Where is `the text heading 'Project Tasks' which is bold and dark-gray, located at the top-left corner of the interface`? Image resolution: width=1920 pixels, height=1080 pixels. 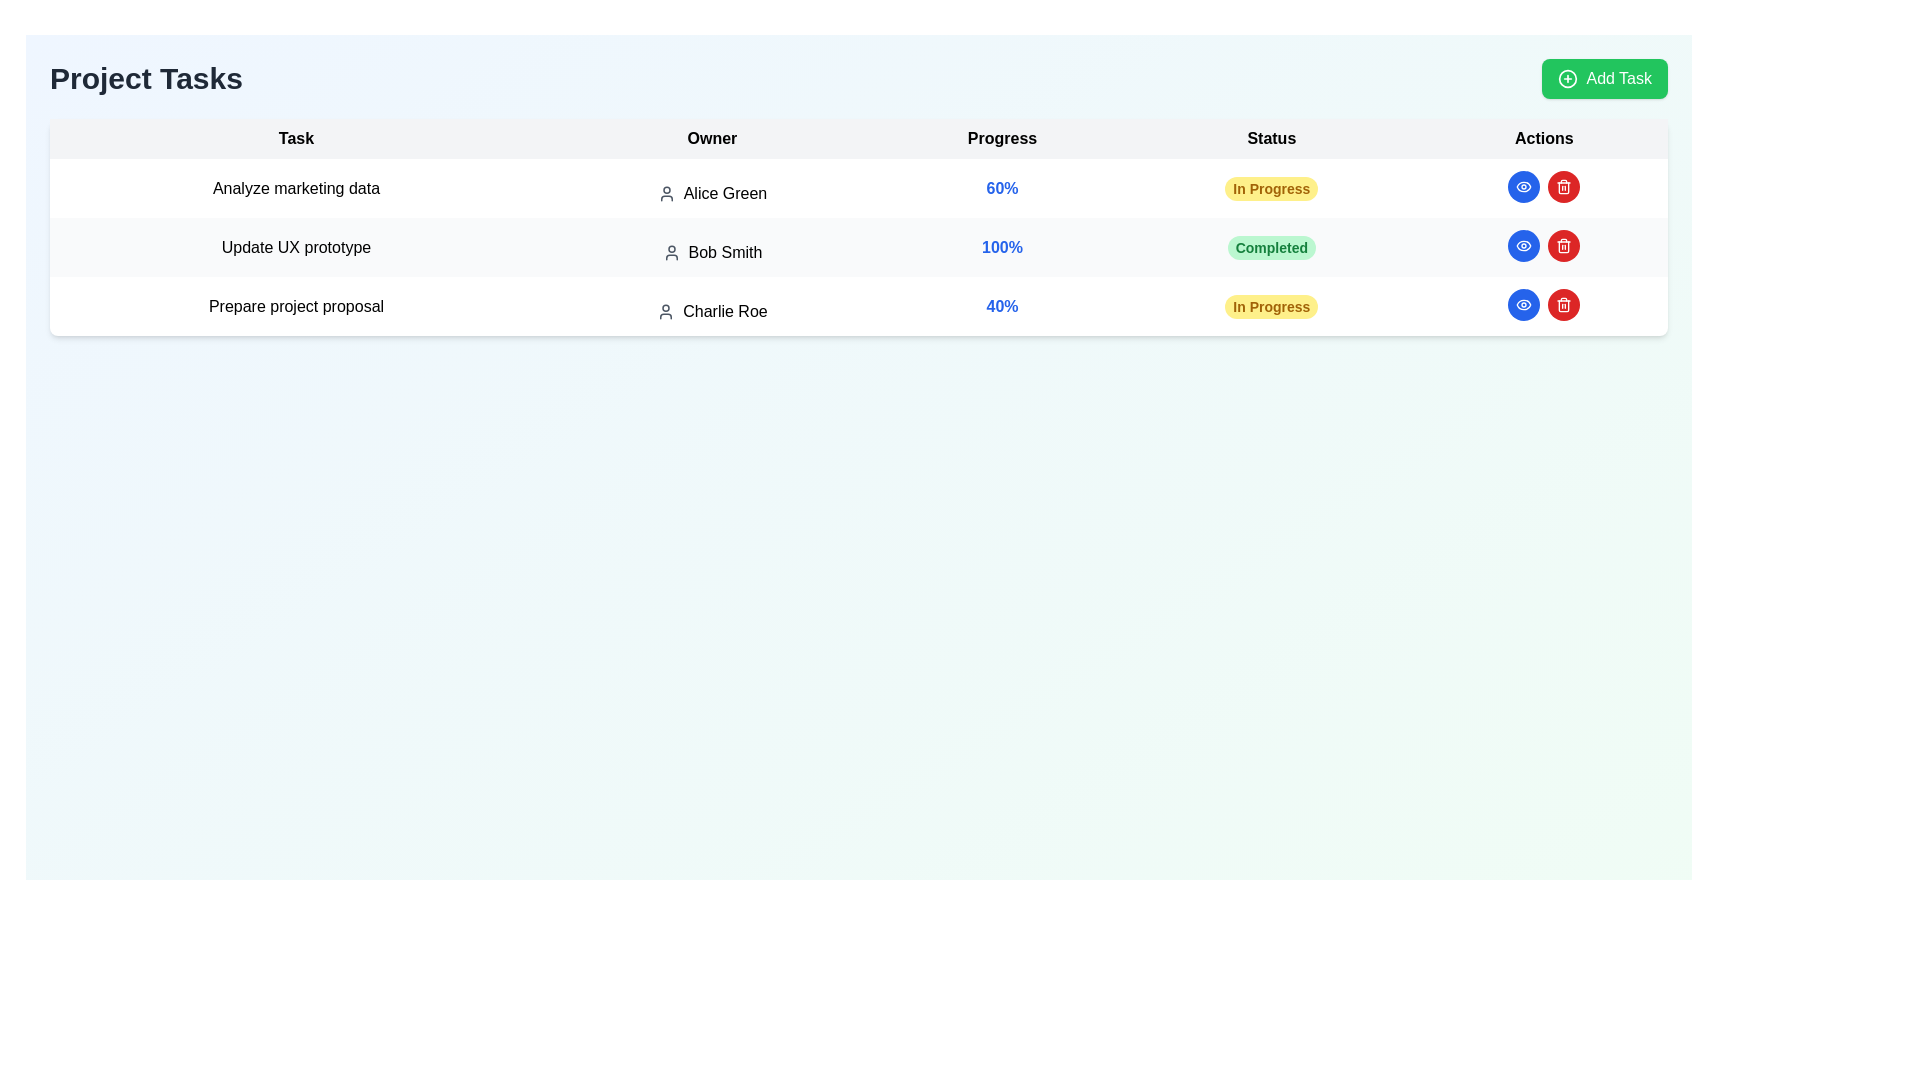
the text heading 'Project Tasks' which is bold and dark-gray, located at the top-left corner of the interface is located at coordinates (145, 77).